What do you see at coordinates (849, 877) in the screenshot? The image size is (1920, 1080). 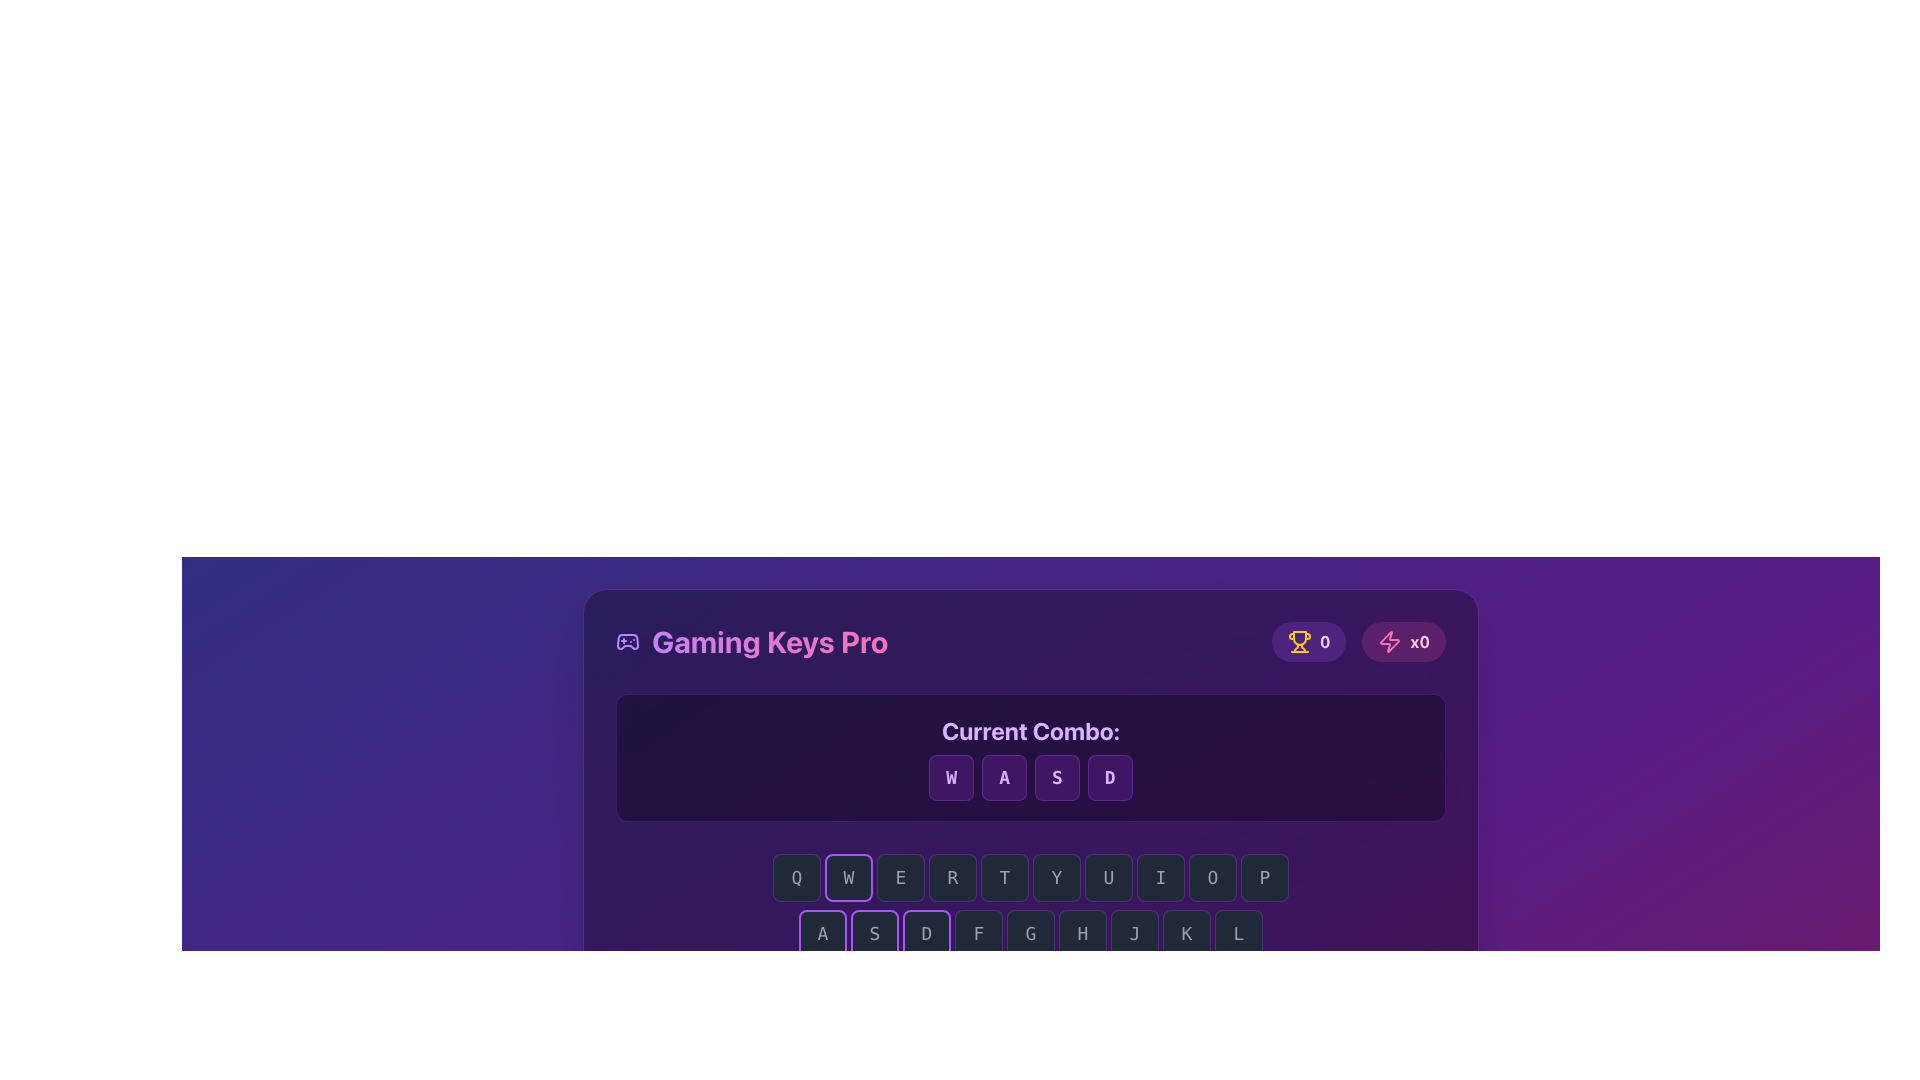 I see `the button representing the letter 'W' in the interactive keyboard layout` at bounding box center [849, 877].